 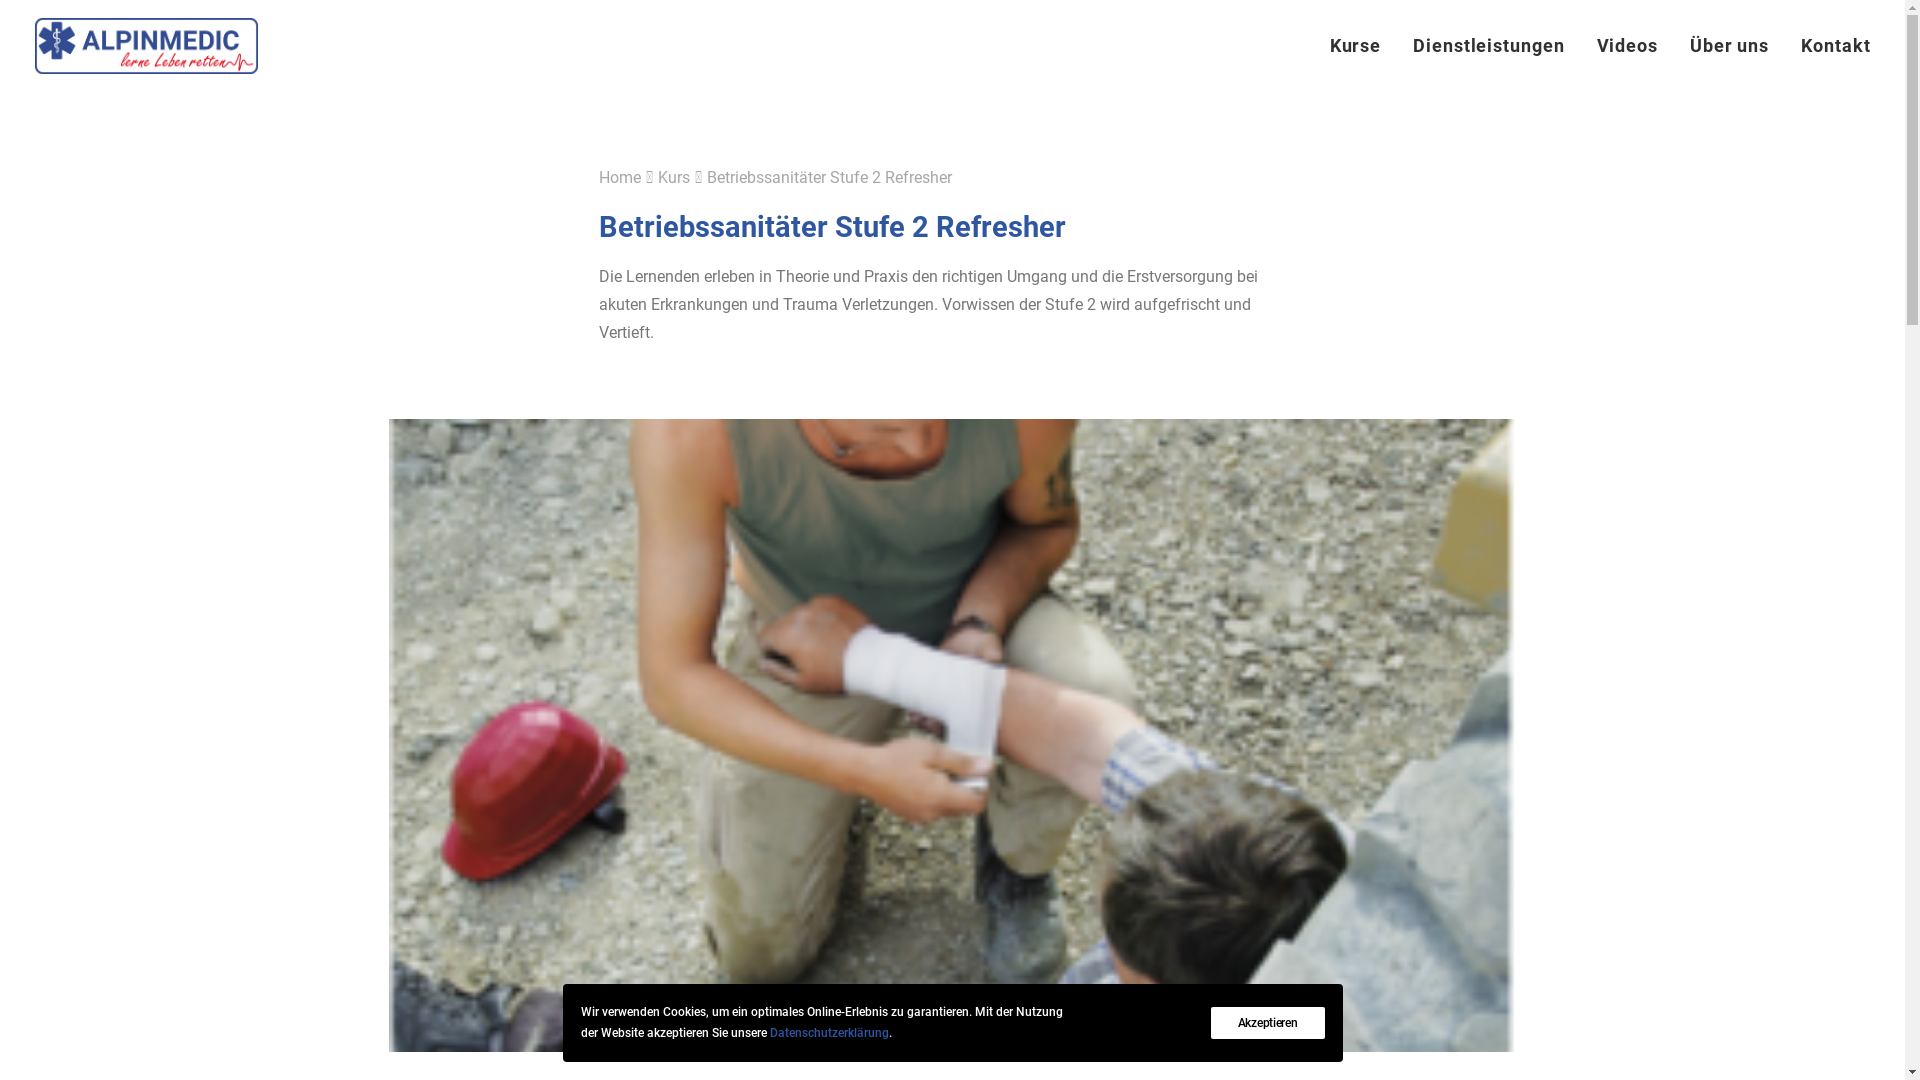 What do you see at coordinates (1627, 45) in the screenshot?
I see `'Videos'` at bounding box center [1627, 45].